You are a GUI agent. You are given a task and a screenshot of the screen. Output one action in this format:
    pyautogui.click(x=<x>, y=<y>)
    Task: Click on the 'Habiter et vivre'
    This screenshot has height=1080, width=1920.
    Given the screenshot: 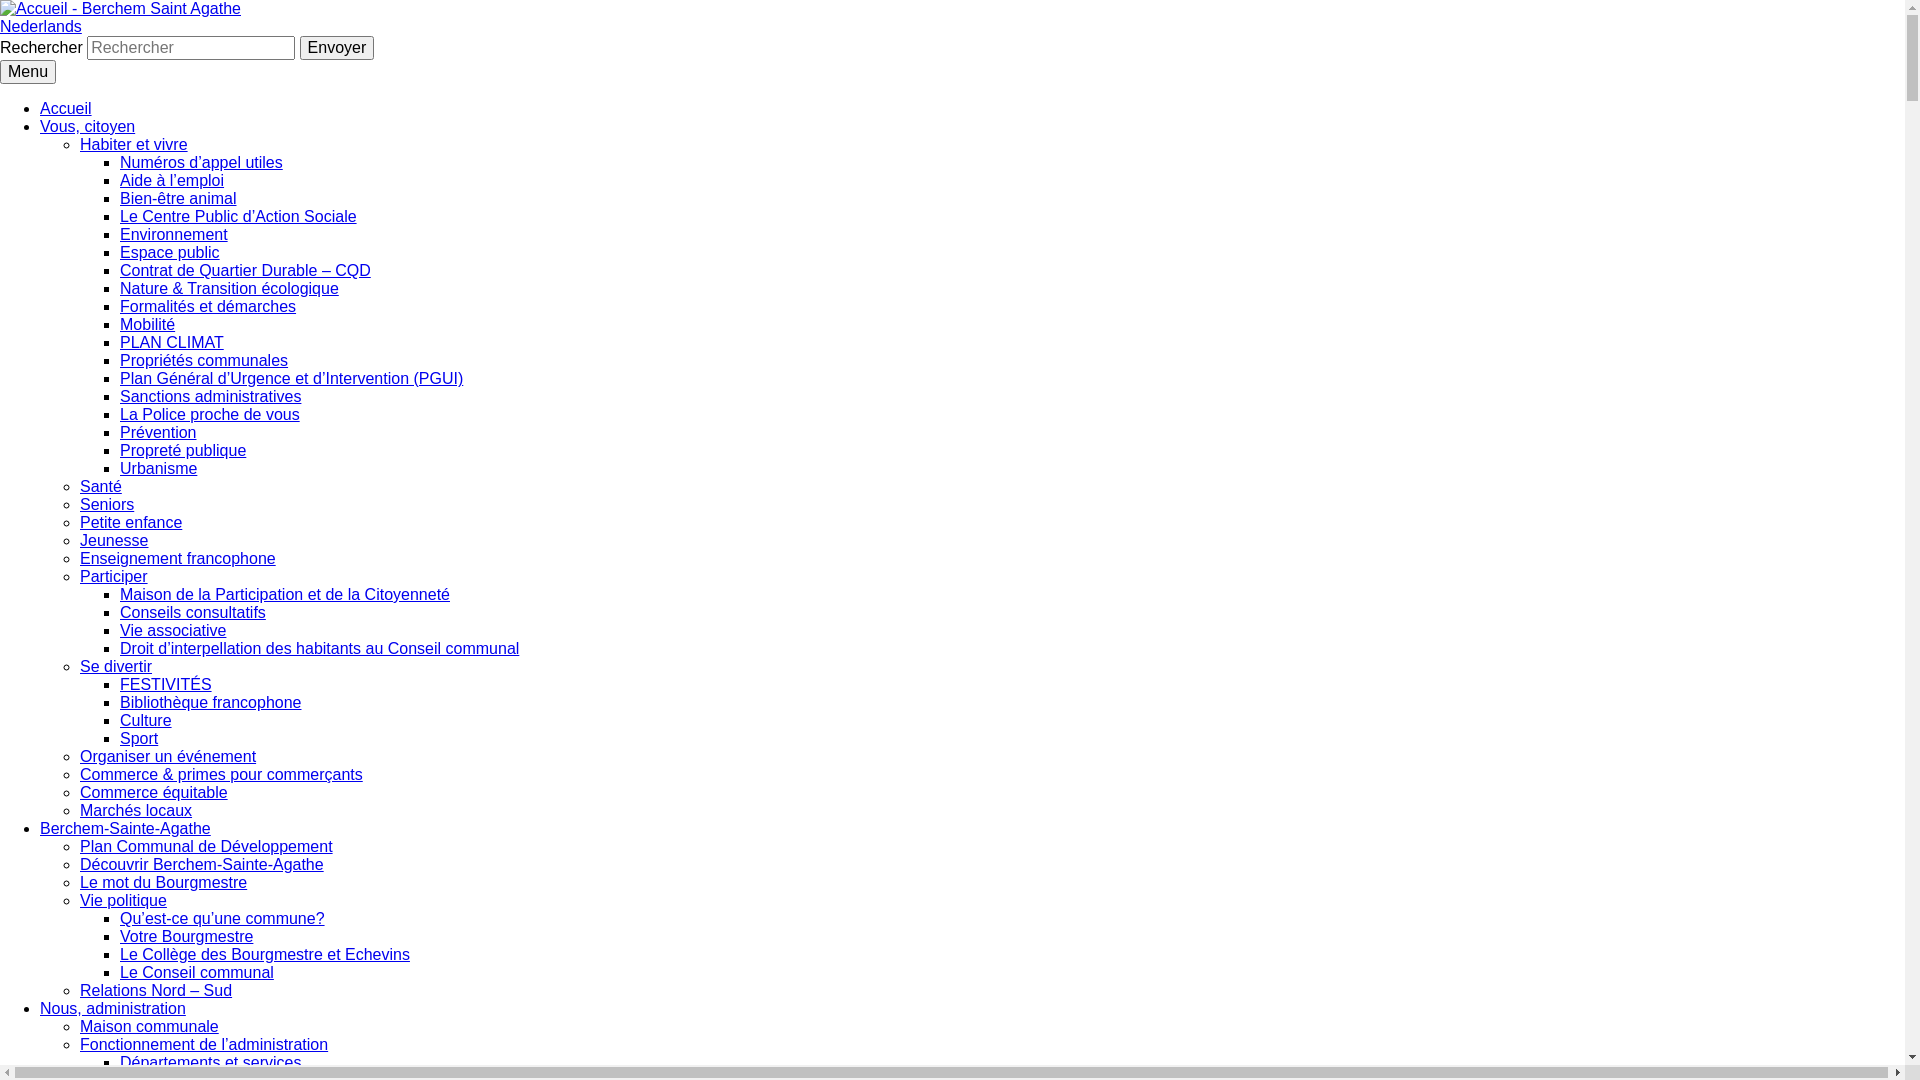 What is the action you would take?
    pyautogui.click(x=80, y=143)
    